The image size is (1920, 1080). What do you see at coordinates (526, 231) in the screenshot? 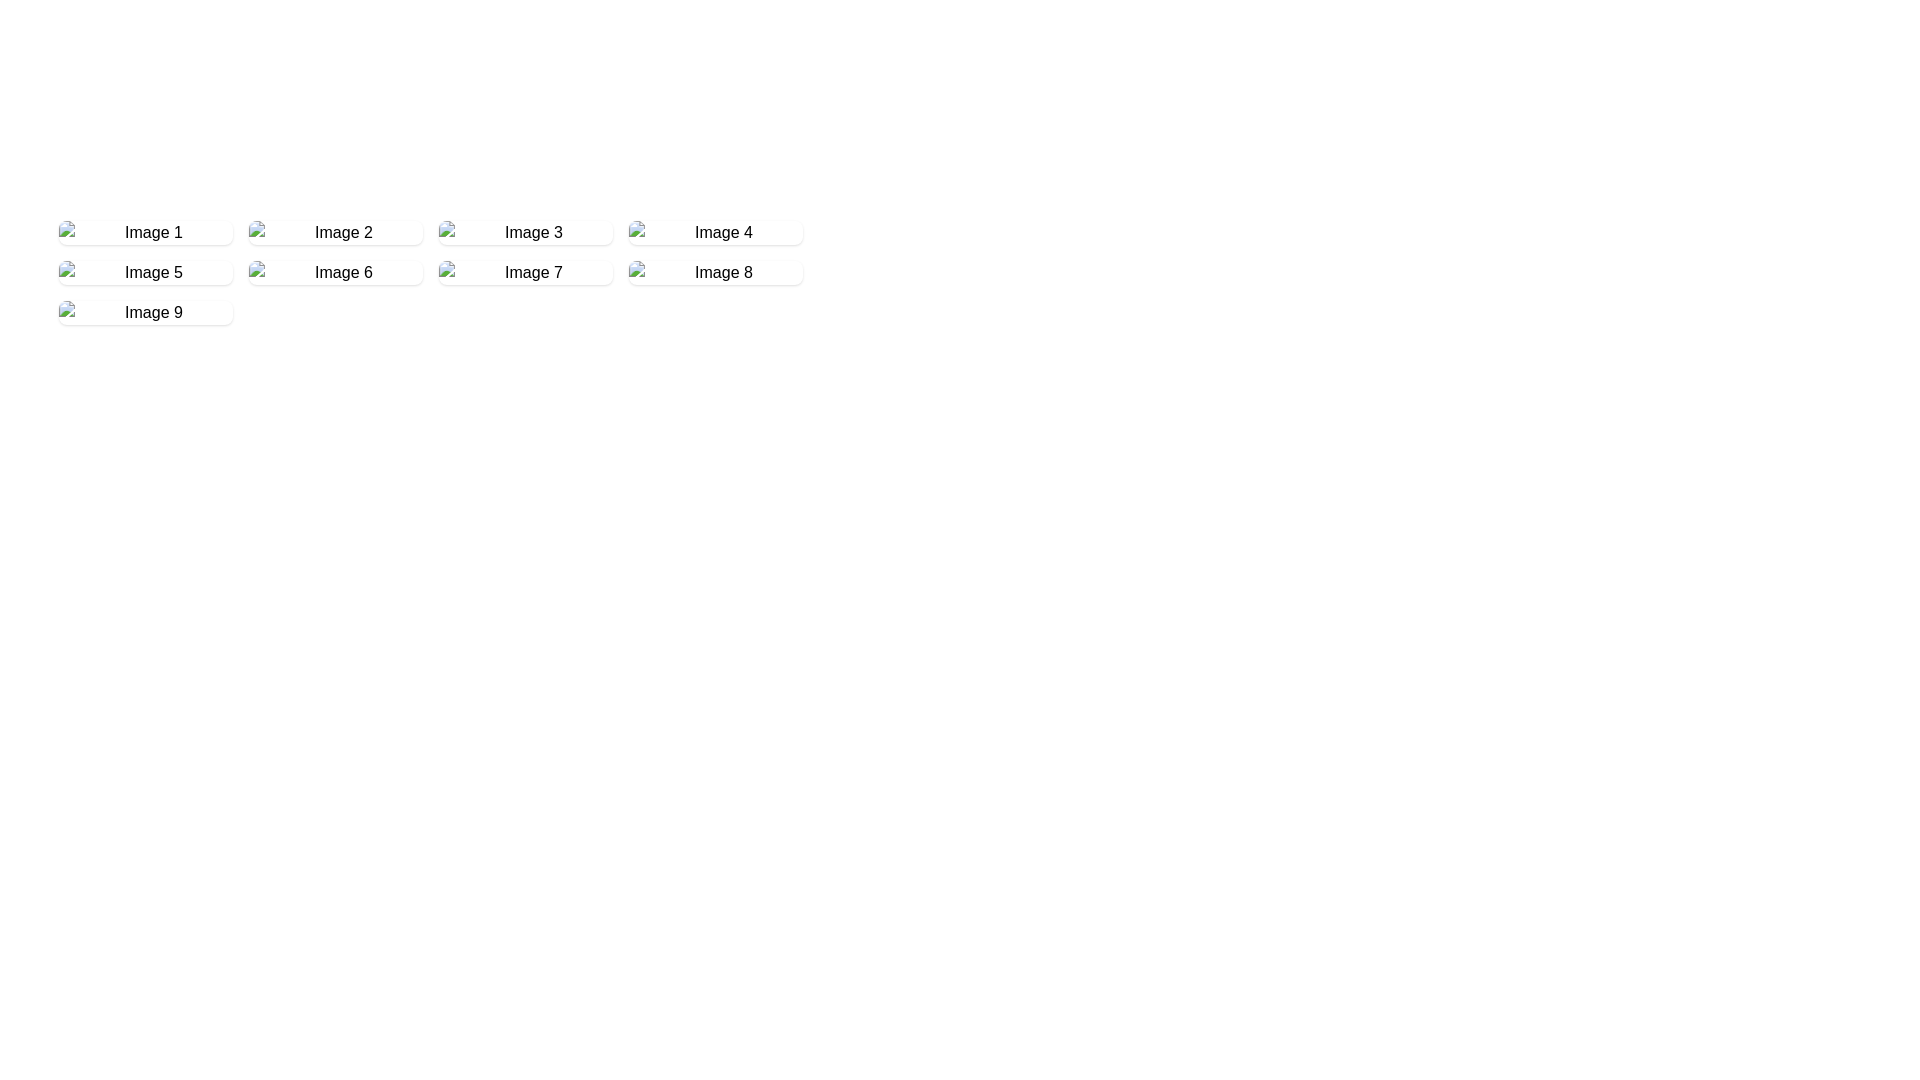
I see `the Image Card, which is the third item in the first row of the grid layout, positioned between 'Image 2' and 'Image 4'` at bounding box center [526, 231].